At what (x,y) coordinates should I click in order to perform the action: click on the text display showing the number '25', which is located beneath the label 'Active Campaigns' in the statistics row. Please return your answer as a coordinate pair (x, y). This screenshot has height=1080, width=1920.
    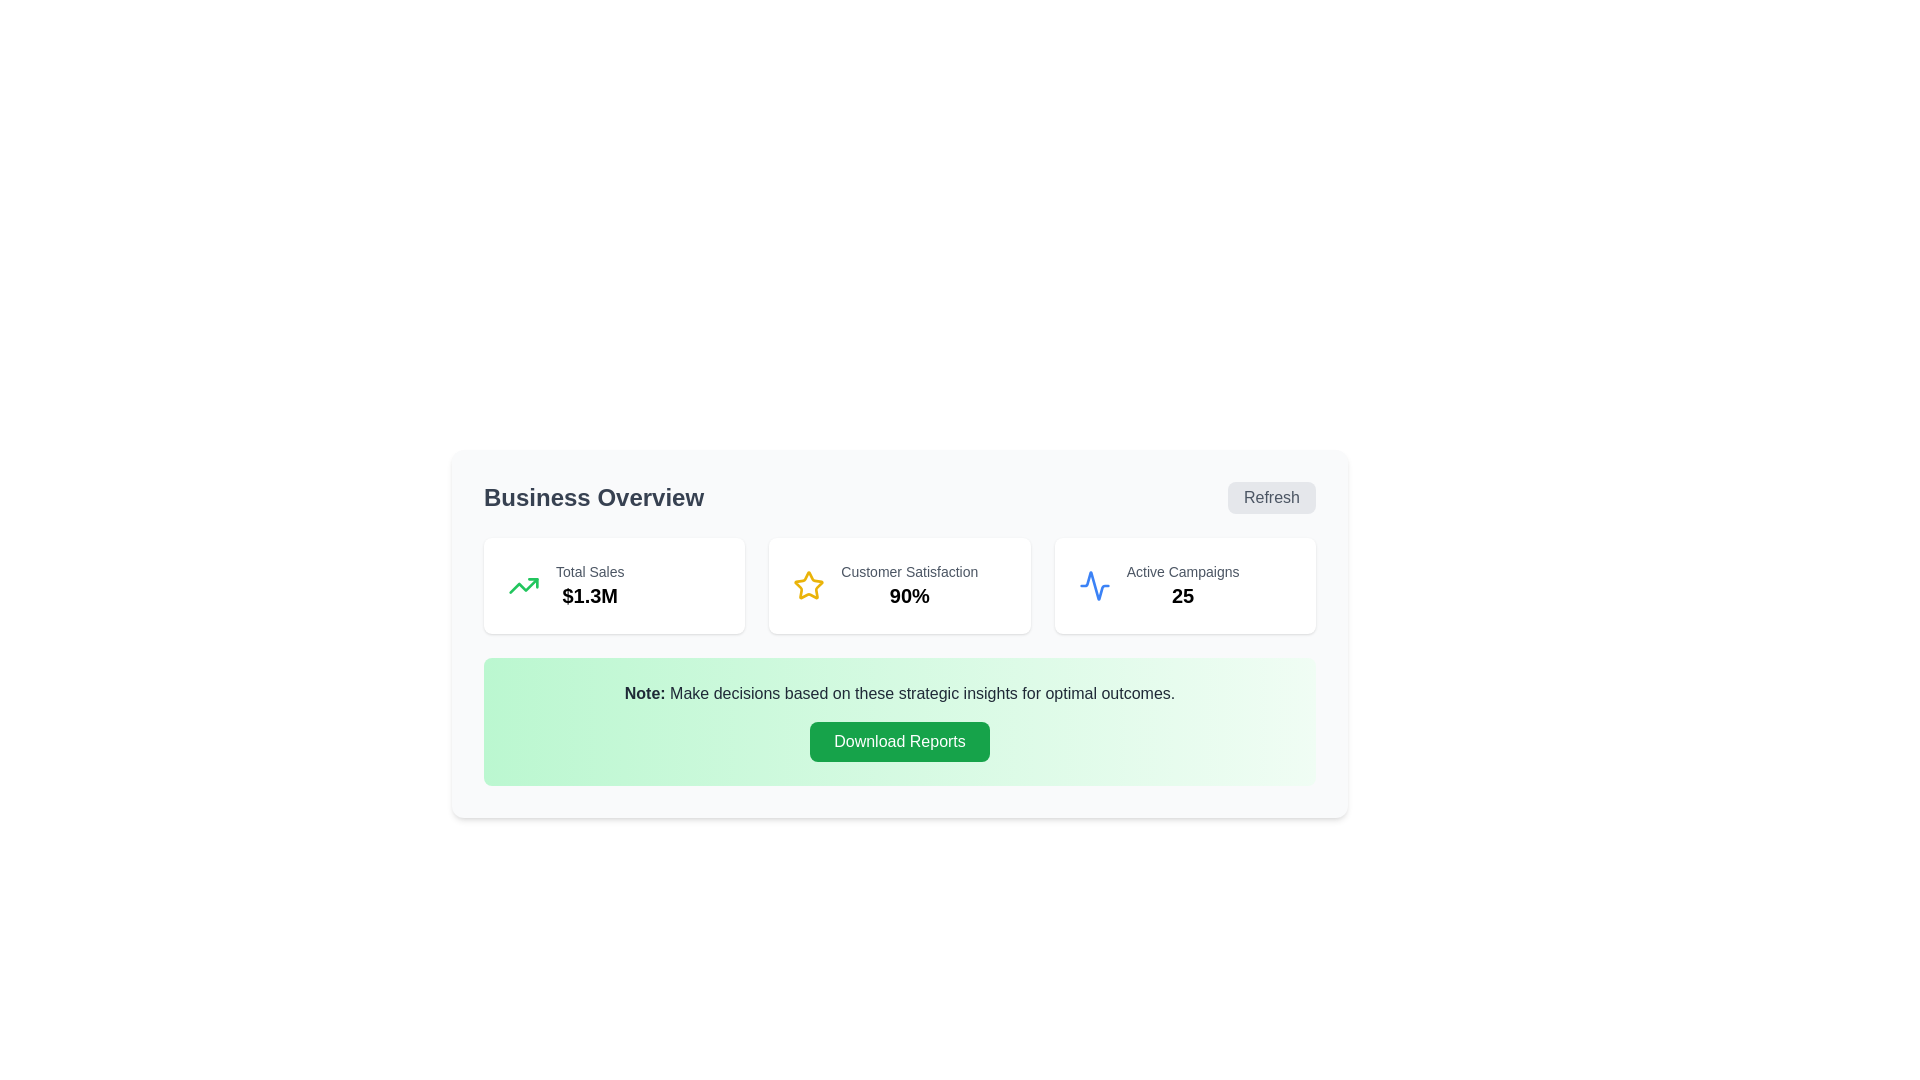
    Looking at the image, I should click on (1183, 595).